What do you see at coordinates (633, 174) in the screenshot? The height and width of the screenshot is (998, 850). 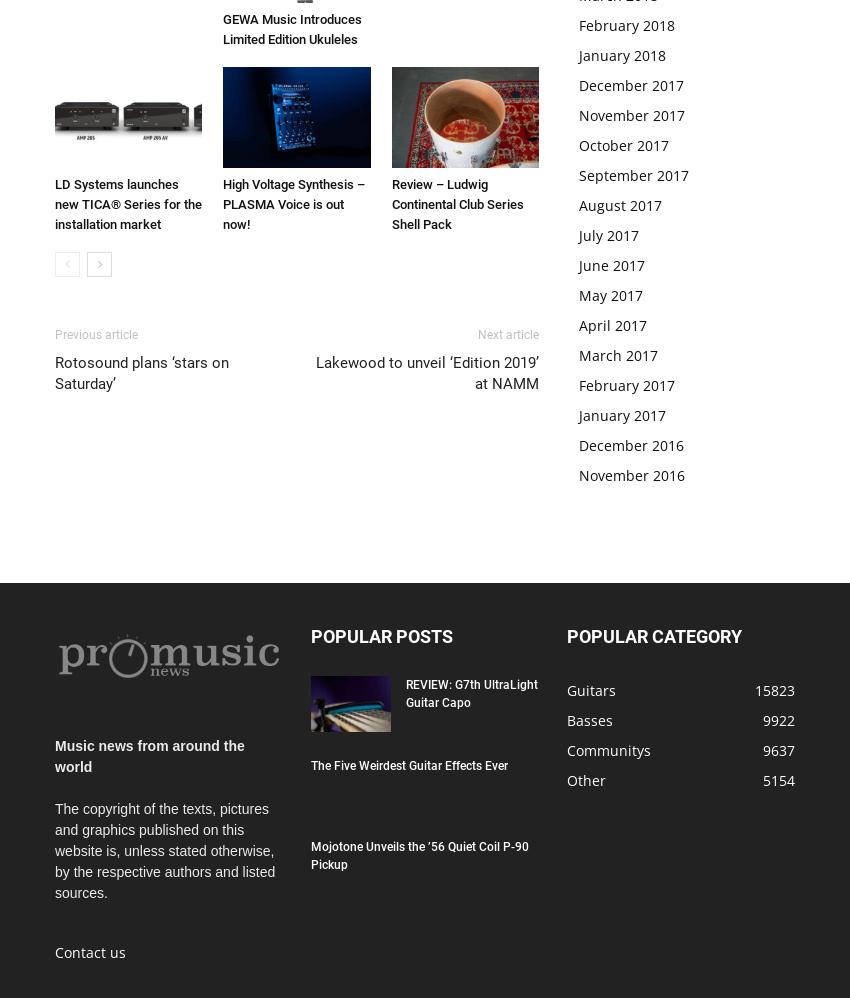 I see `'September 2017'` at bounding box center [633, 174].